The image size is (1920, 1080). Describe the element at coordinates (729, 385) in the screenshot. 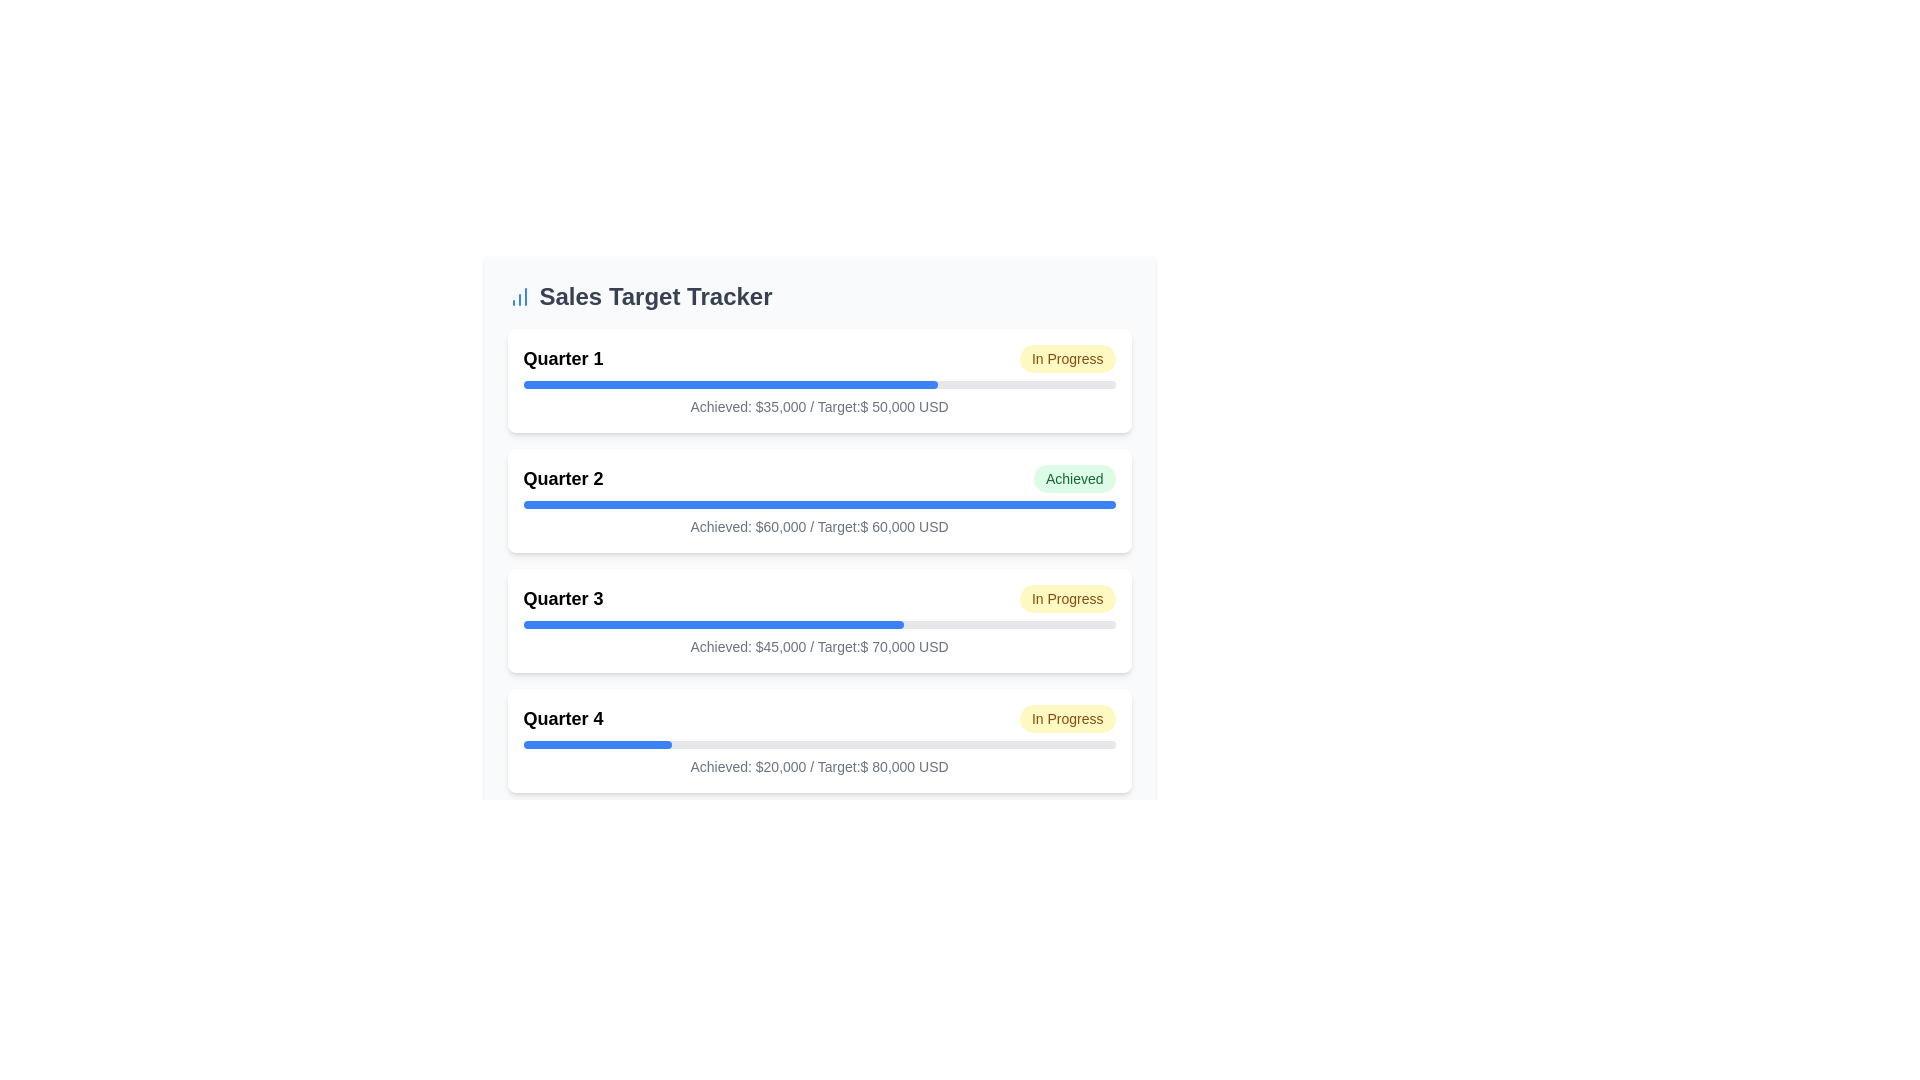

I see `the Progress Bar Segment indicating 70% achievement of sales targets for Quarter 1 in the 'Sales Target Tracker' interface` at that location.